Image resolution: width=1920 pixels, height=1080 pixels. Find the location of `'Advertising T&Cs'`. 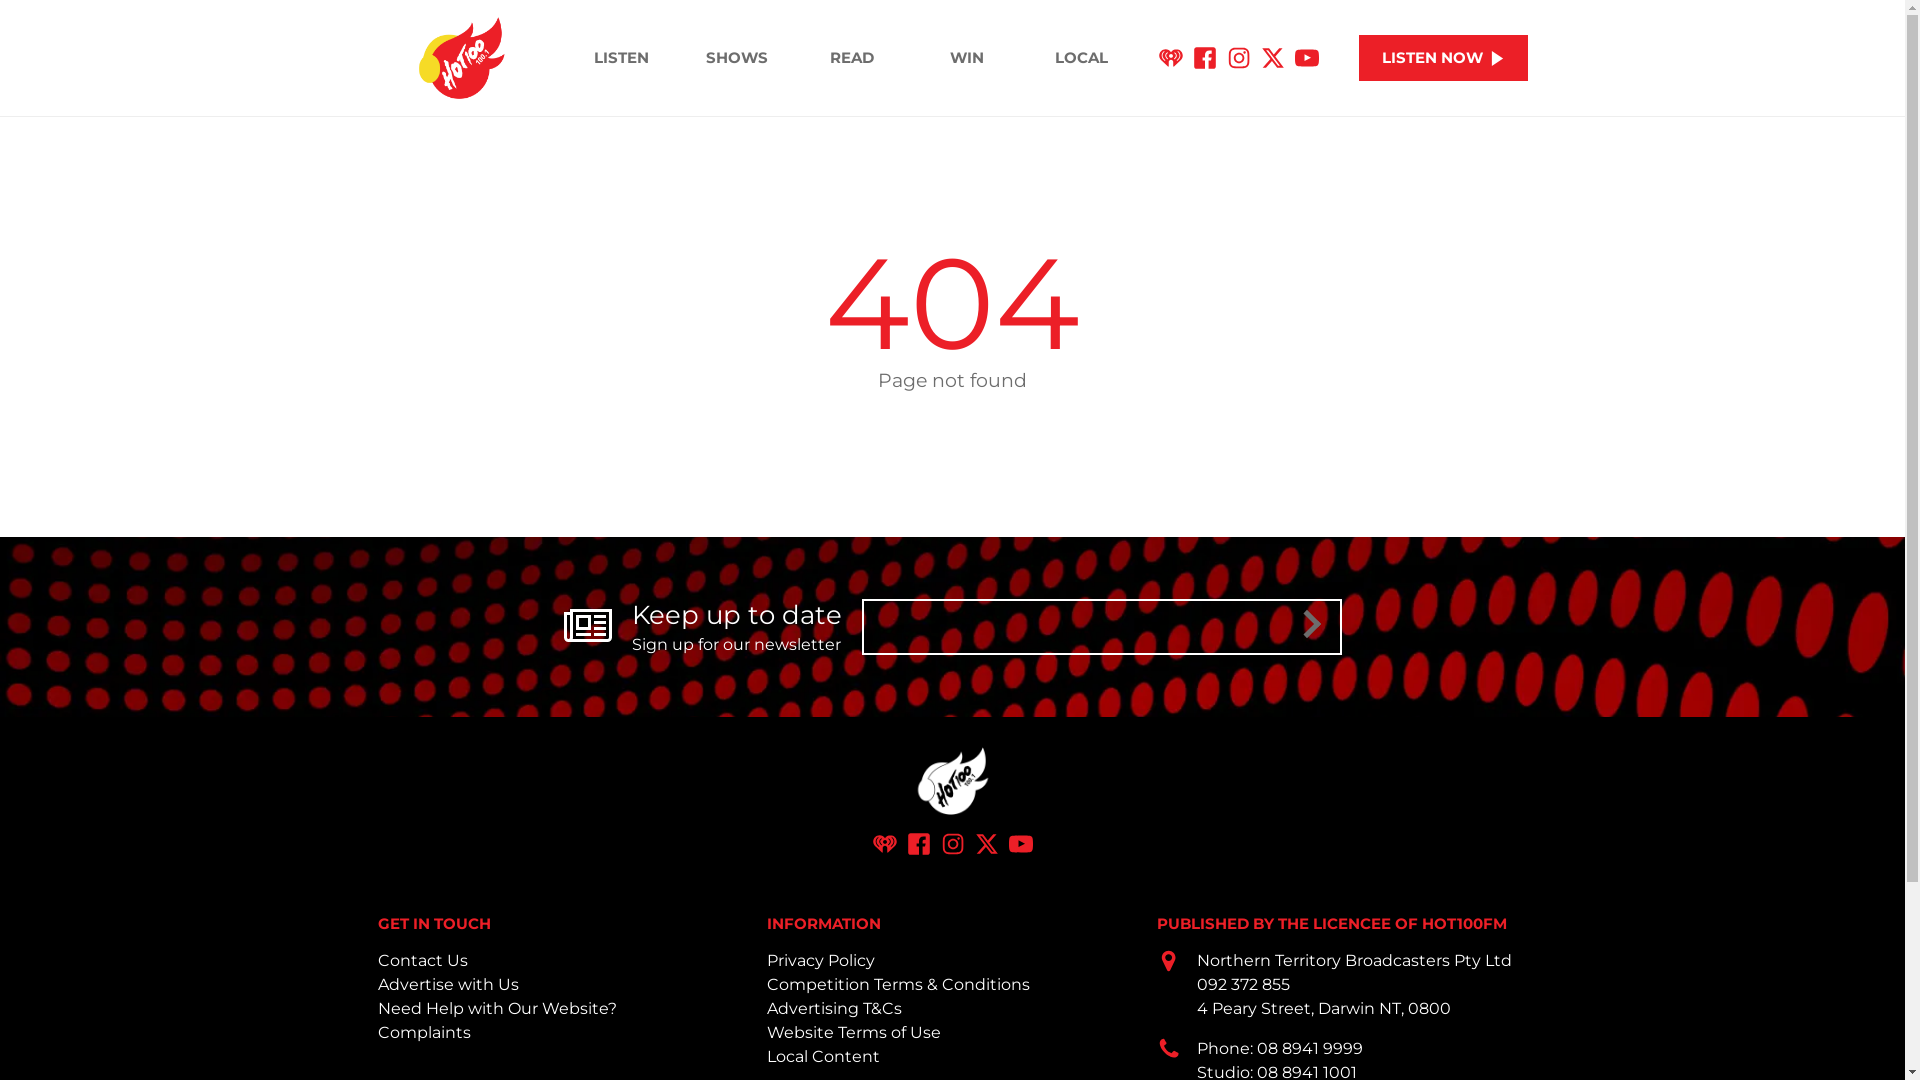

'Advertising T&Cs' is located at coordinates (834, 1008).